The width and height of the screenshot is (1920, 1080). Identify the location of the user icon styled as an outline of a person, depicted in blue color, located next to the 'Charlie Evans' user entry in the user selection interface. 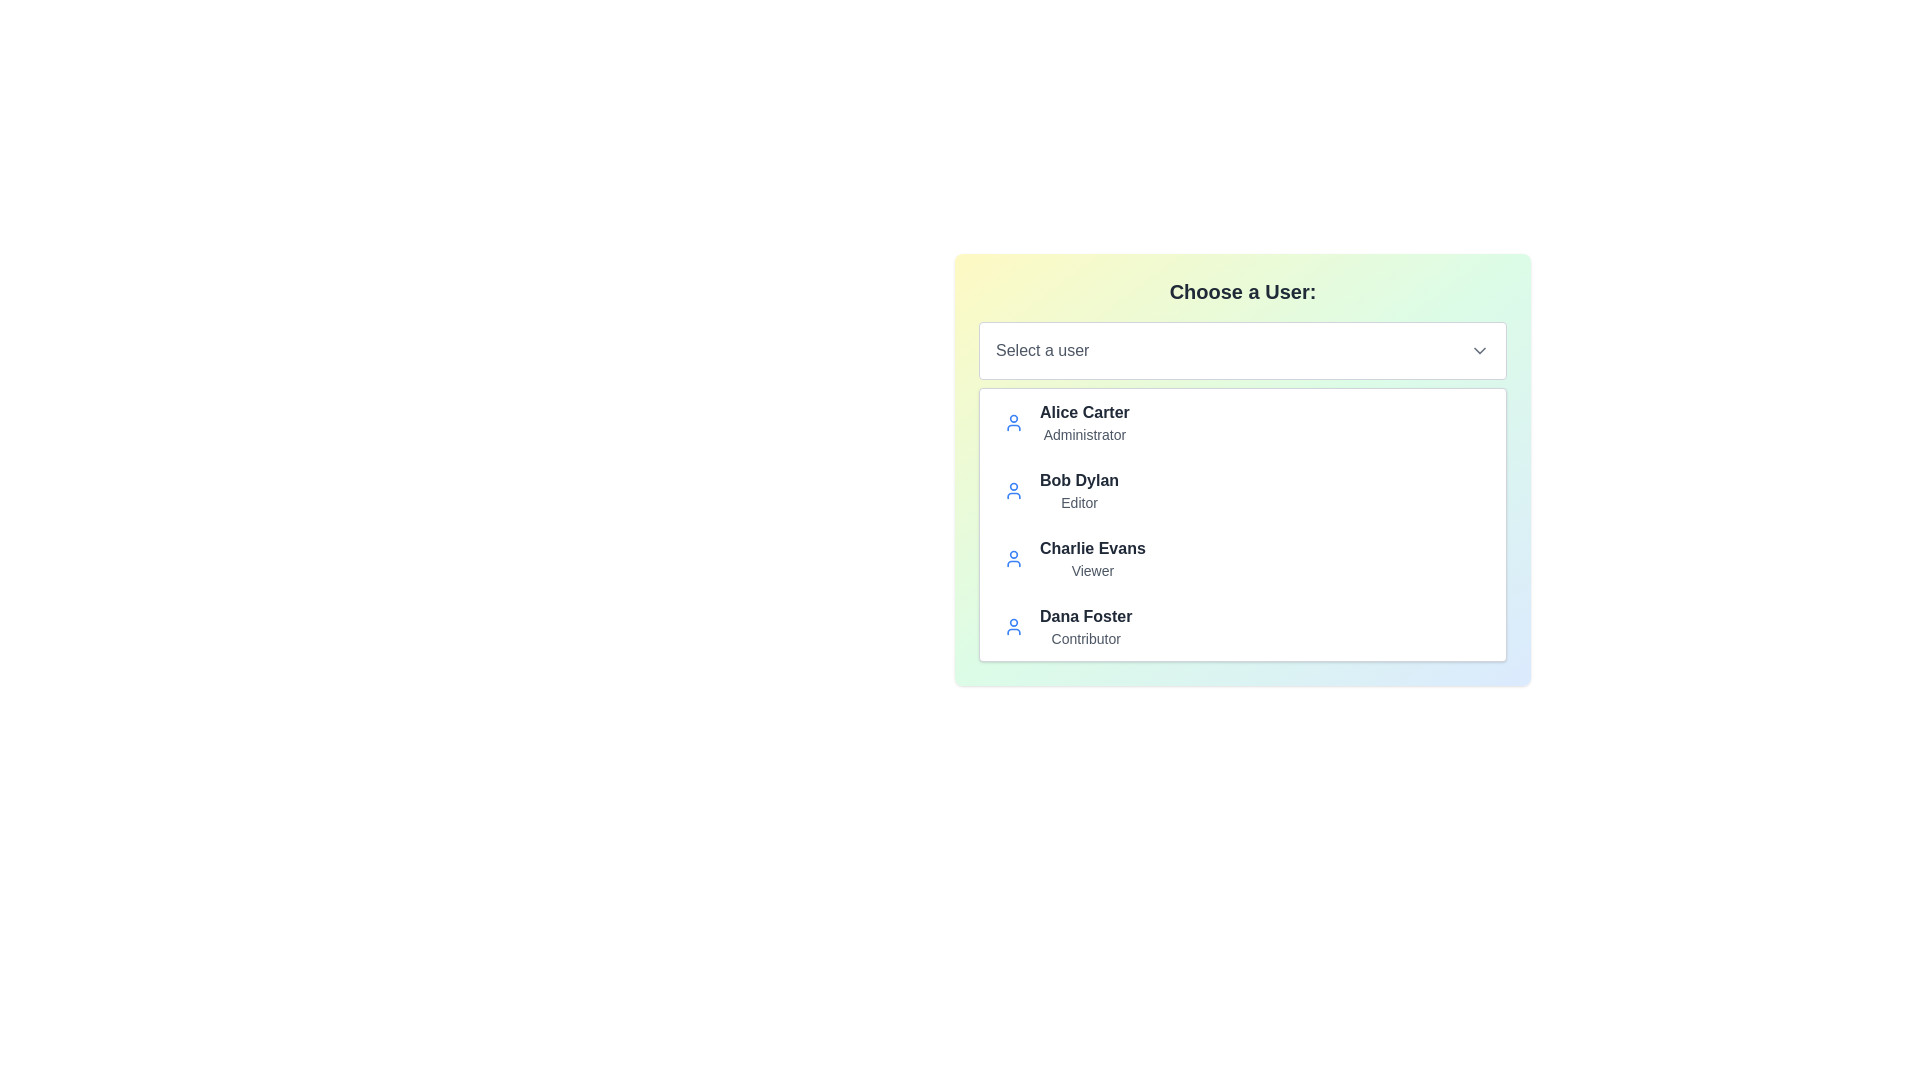
(1013, 559).